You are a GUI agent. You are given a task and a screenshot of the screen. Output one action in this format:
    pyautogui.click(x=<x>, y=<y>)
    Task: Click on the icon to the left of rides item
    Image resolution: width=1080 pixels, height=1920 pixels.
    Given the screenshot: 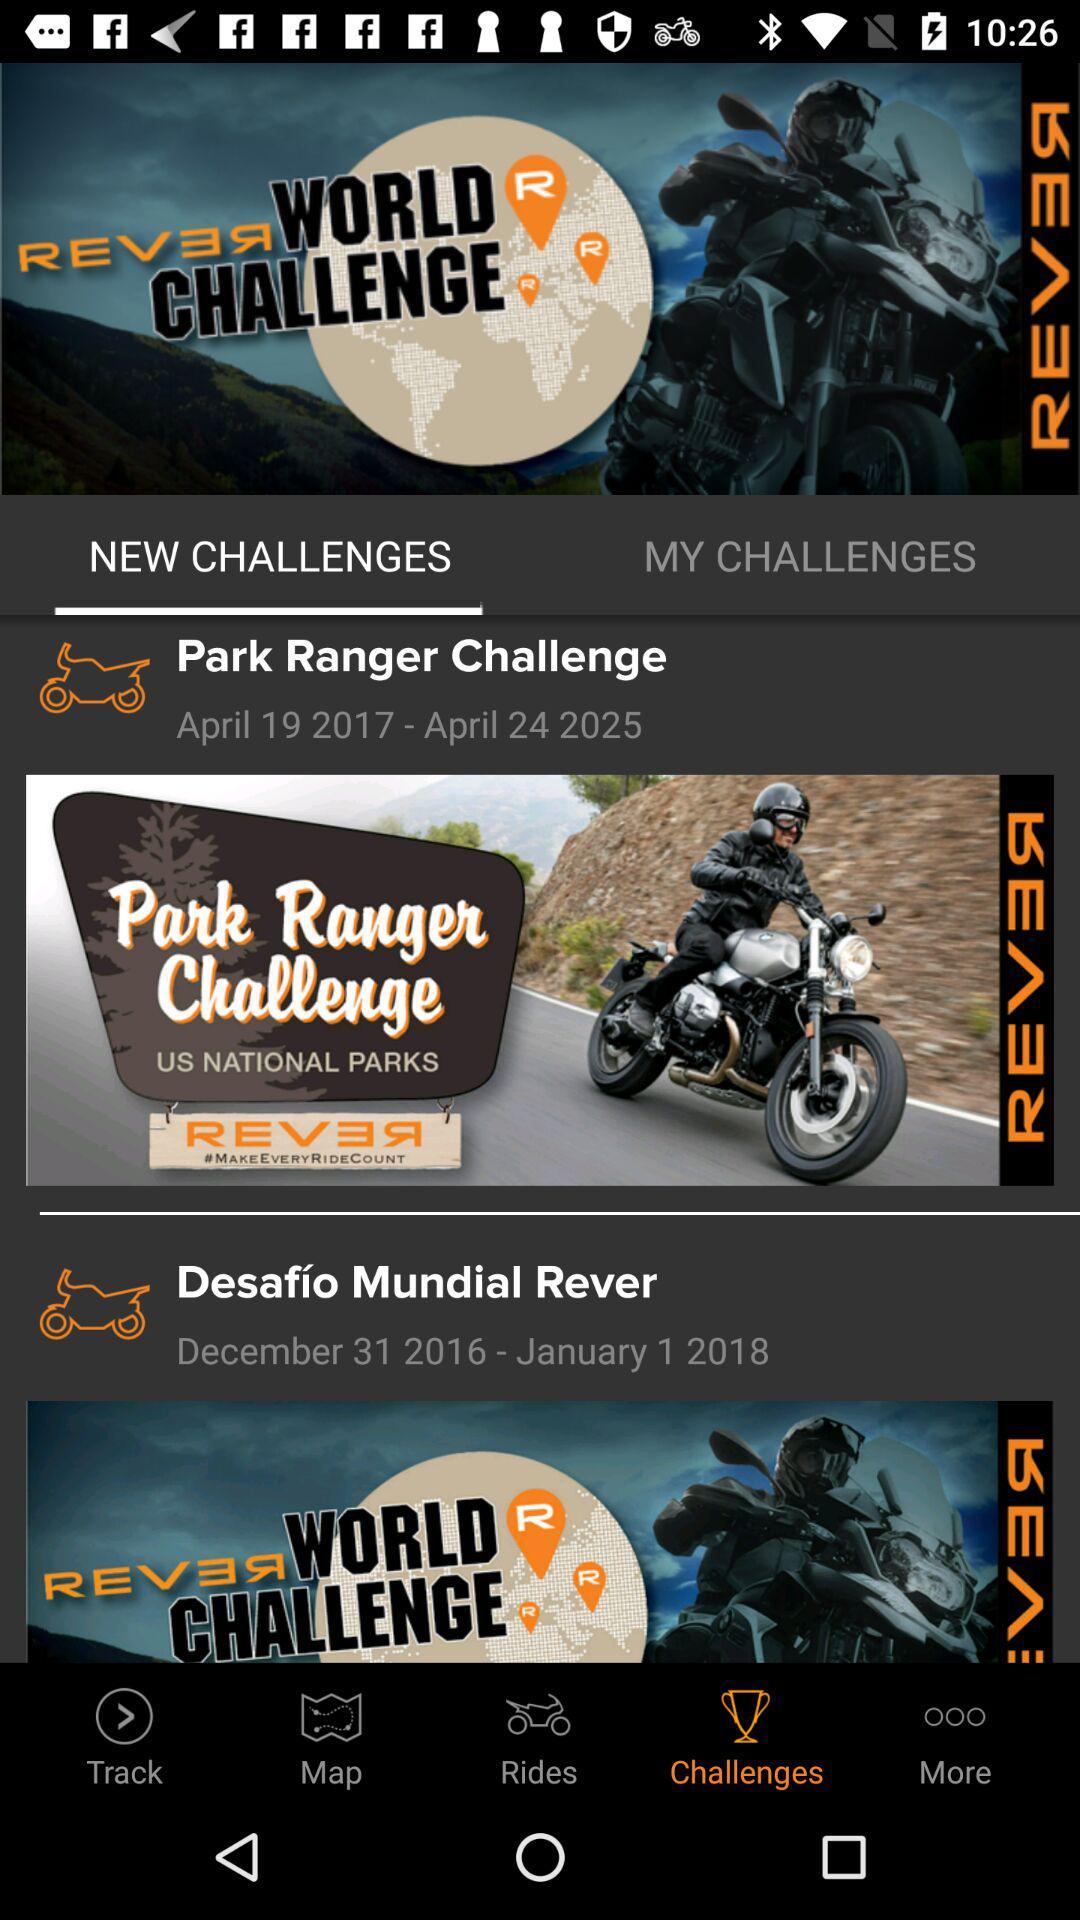 What is the action you would take?
    pyautogui.click(x=330, y=1731)
    